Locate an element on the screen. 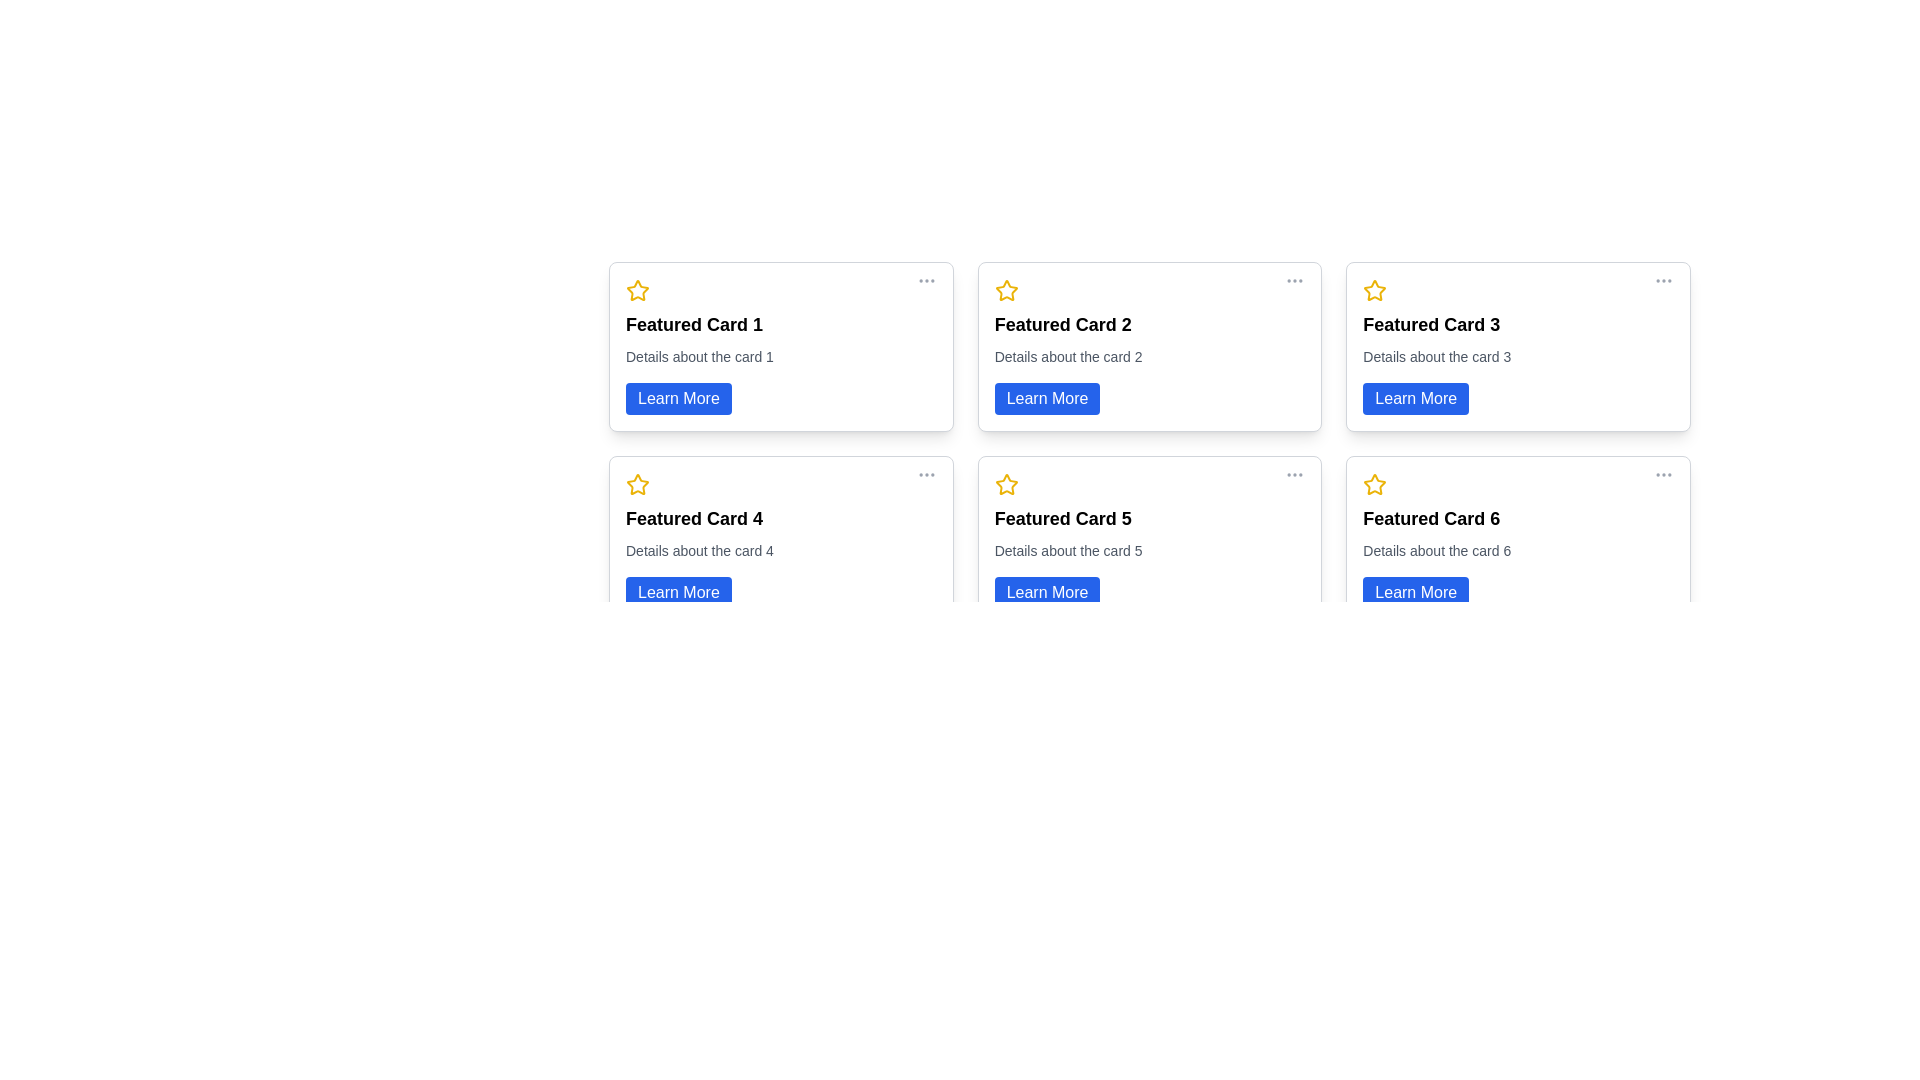 The image size is (1920, 1080). the star icon associated with the second card in the grid list is located at coordinates (1006, 290).